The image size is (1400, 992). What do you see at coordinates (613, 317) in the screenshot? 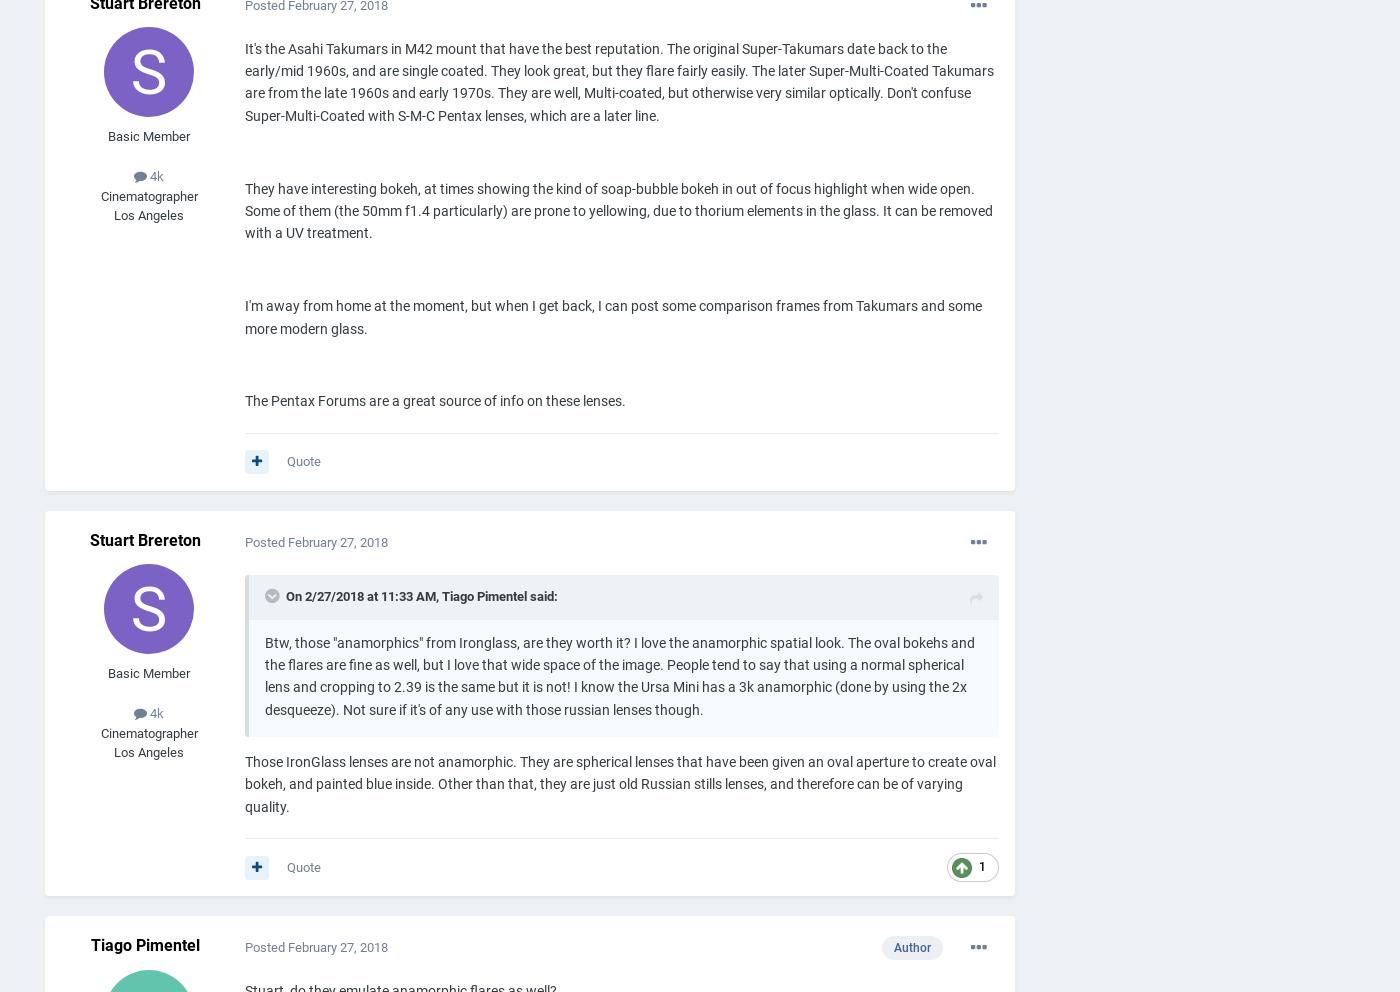
I see `'I'm away from home at the moment, but when I get back, I can post some comparison frames from Takumars and some more modern glass.'` at bounding box center [613, 317].